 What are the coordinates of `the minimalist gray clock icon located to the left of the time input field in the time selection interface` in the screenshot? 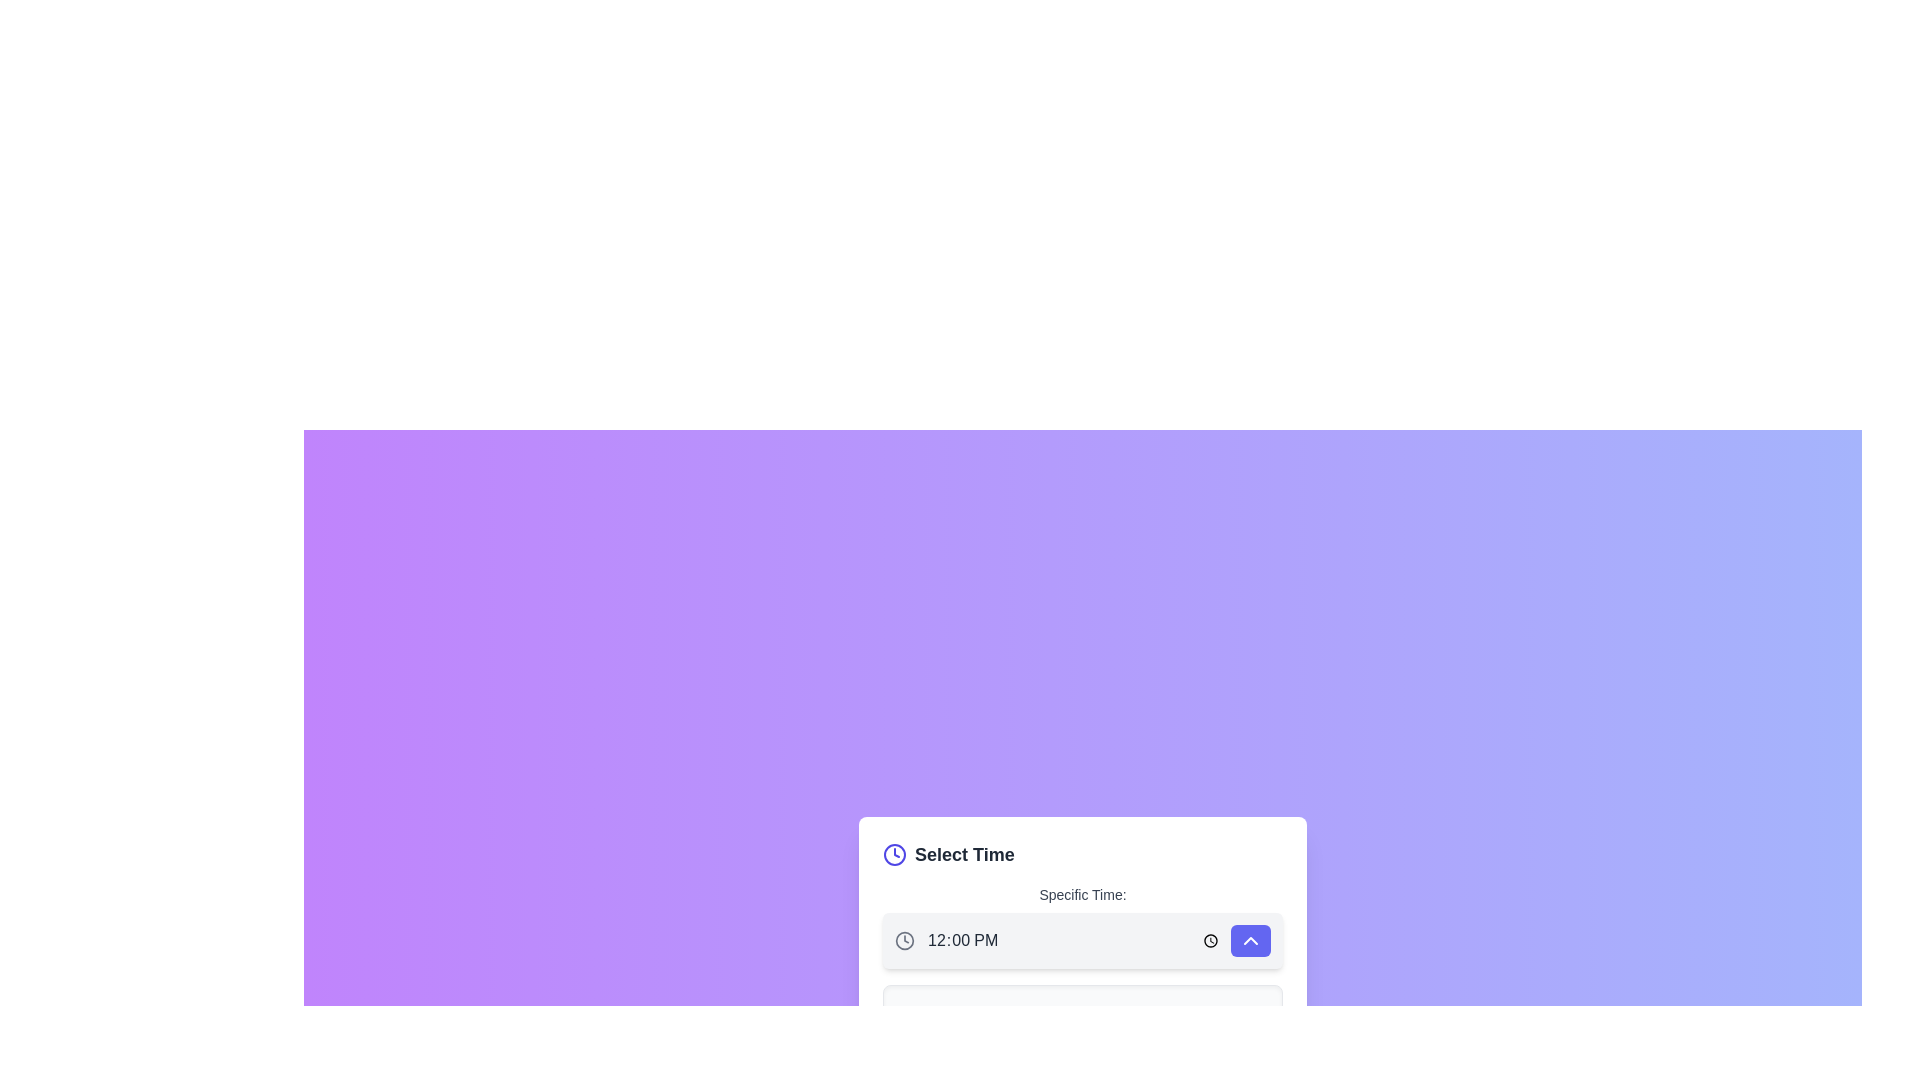 It's located at (904, 941).